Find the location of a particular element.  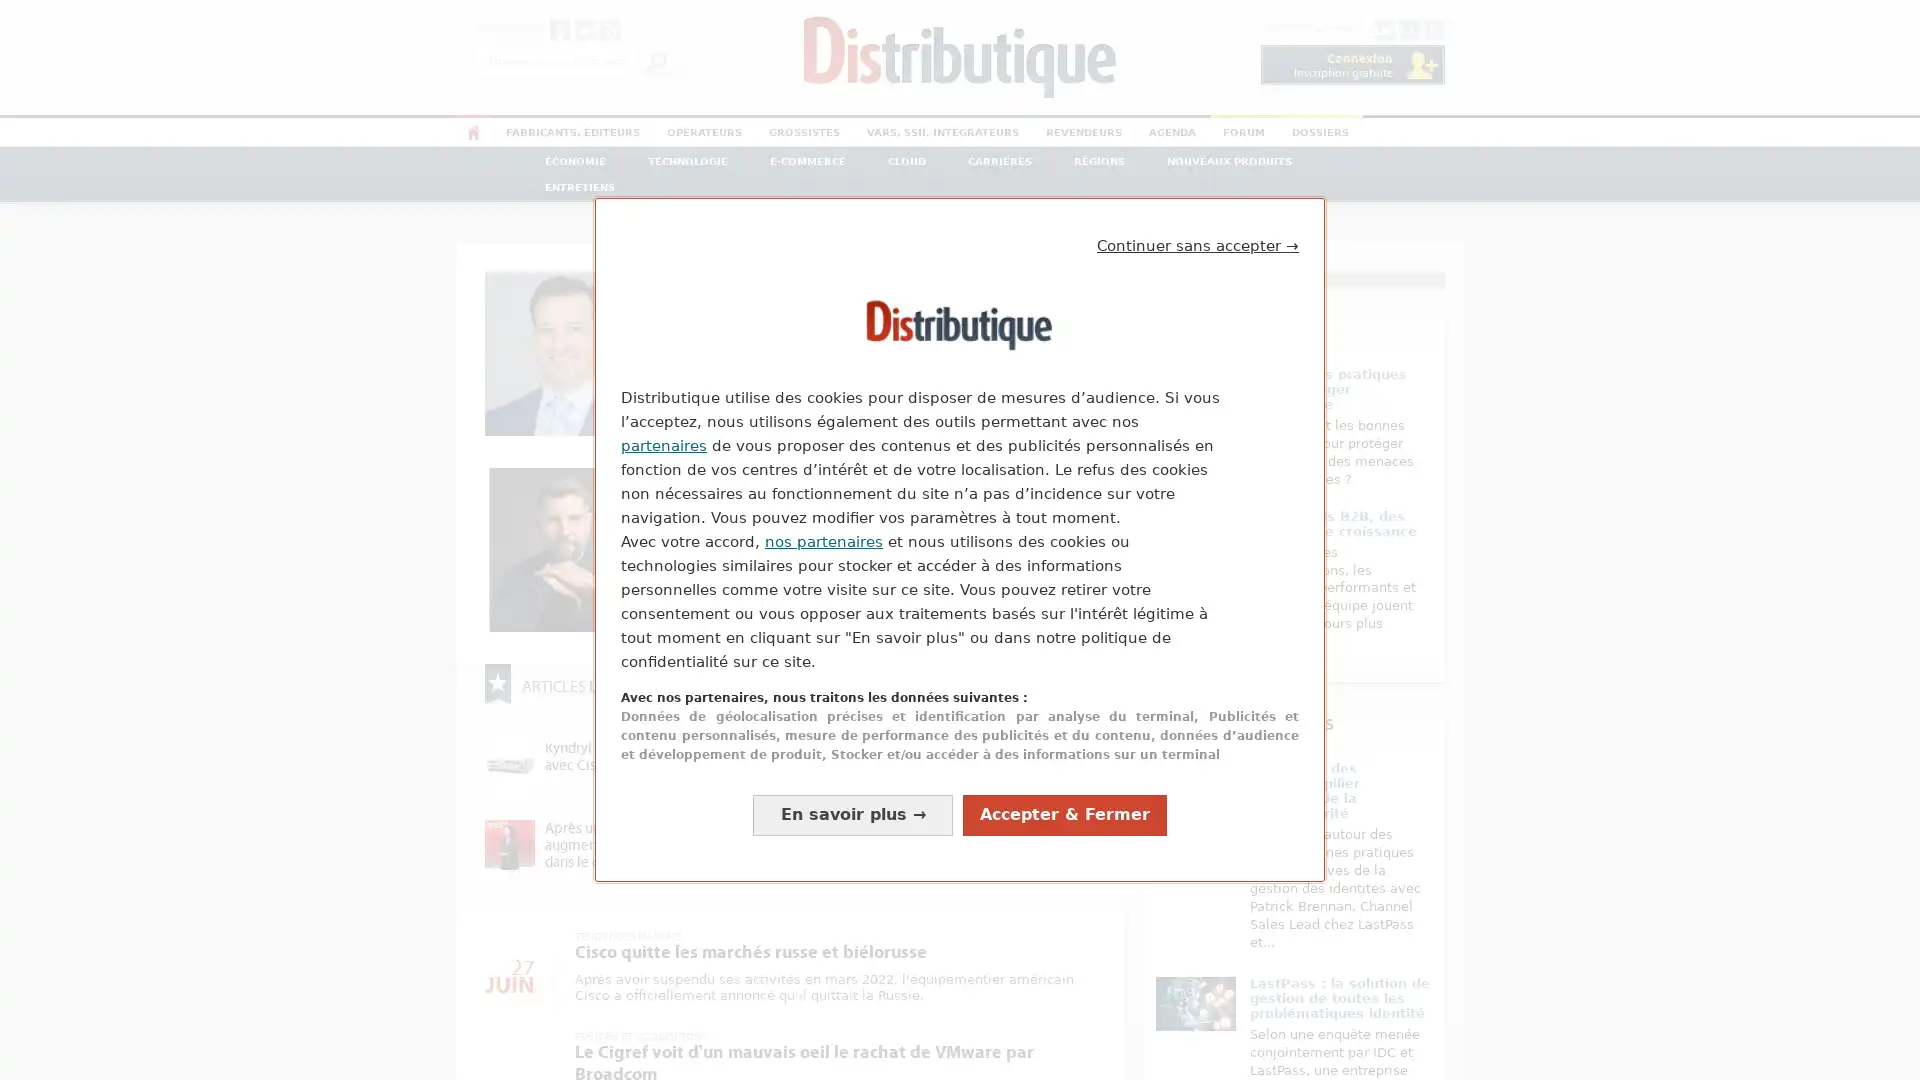

Accepter notre traitement des donnees et fermer is located at coordinates (1064, 814).